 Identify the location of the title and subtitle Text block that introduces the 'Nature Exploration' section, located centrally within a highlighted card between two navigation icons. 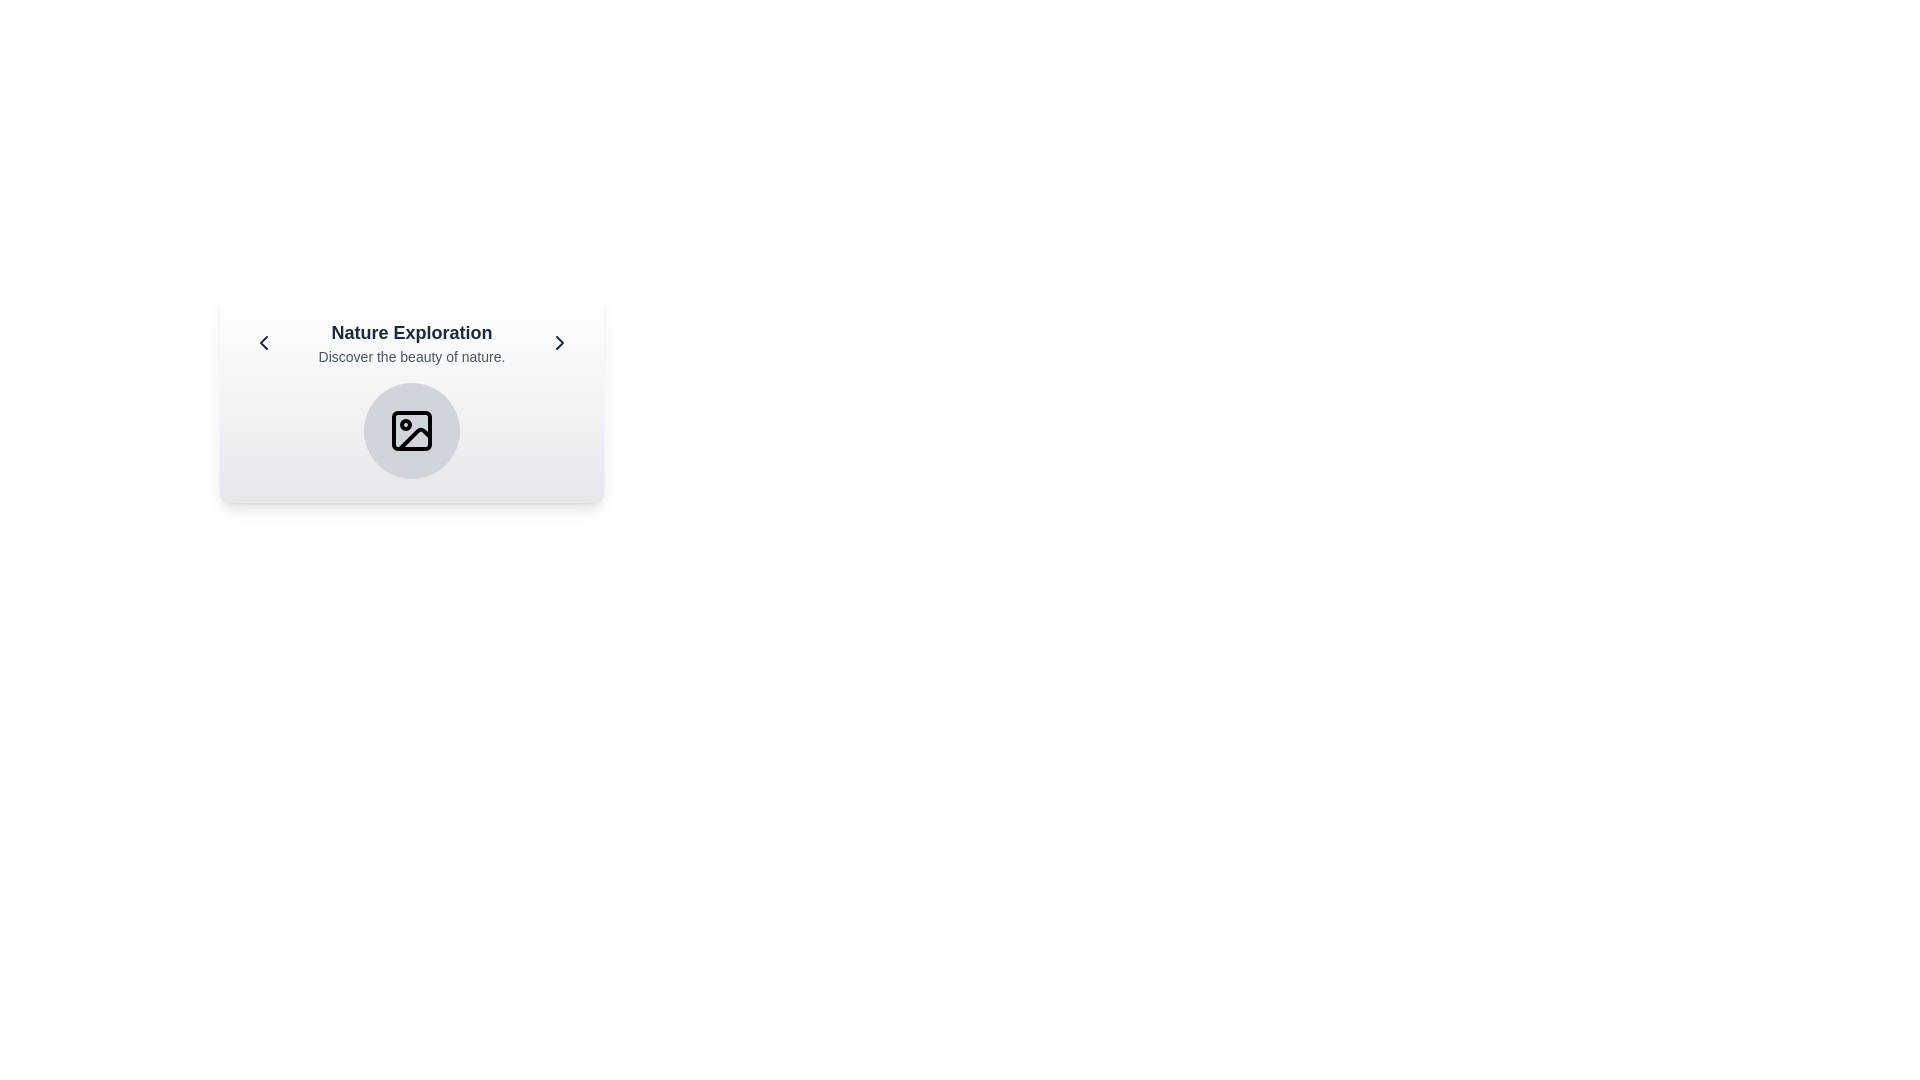
(411, 342).